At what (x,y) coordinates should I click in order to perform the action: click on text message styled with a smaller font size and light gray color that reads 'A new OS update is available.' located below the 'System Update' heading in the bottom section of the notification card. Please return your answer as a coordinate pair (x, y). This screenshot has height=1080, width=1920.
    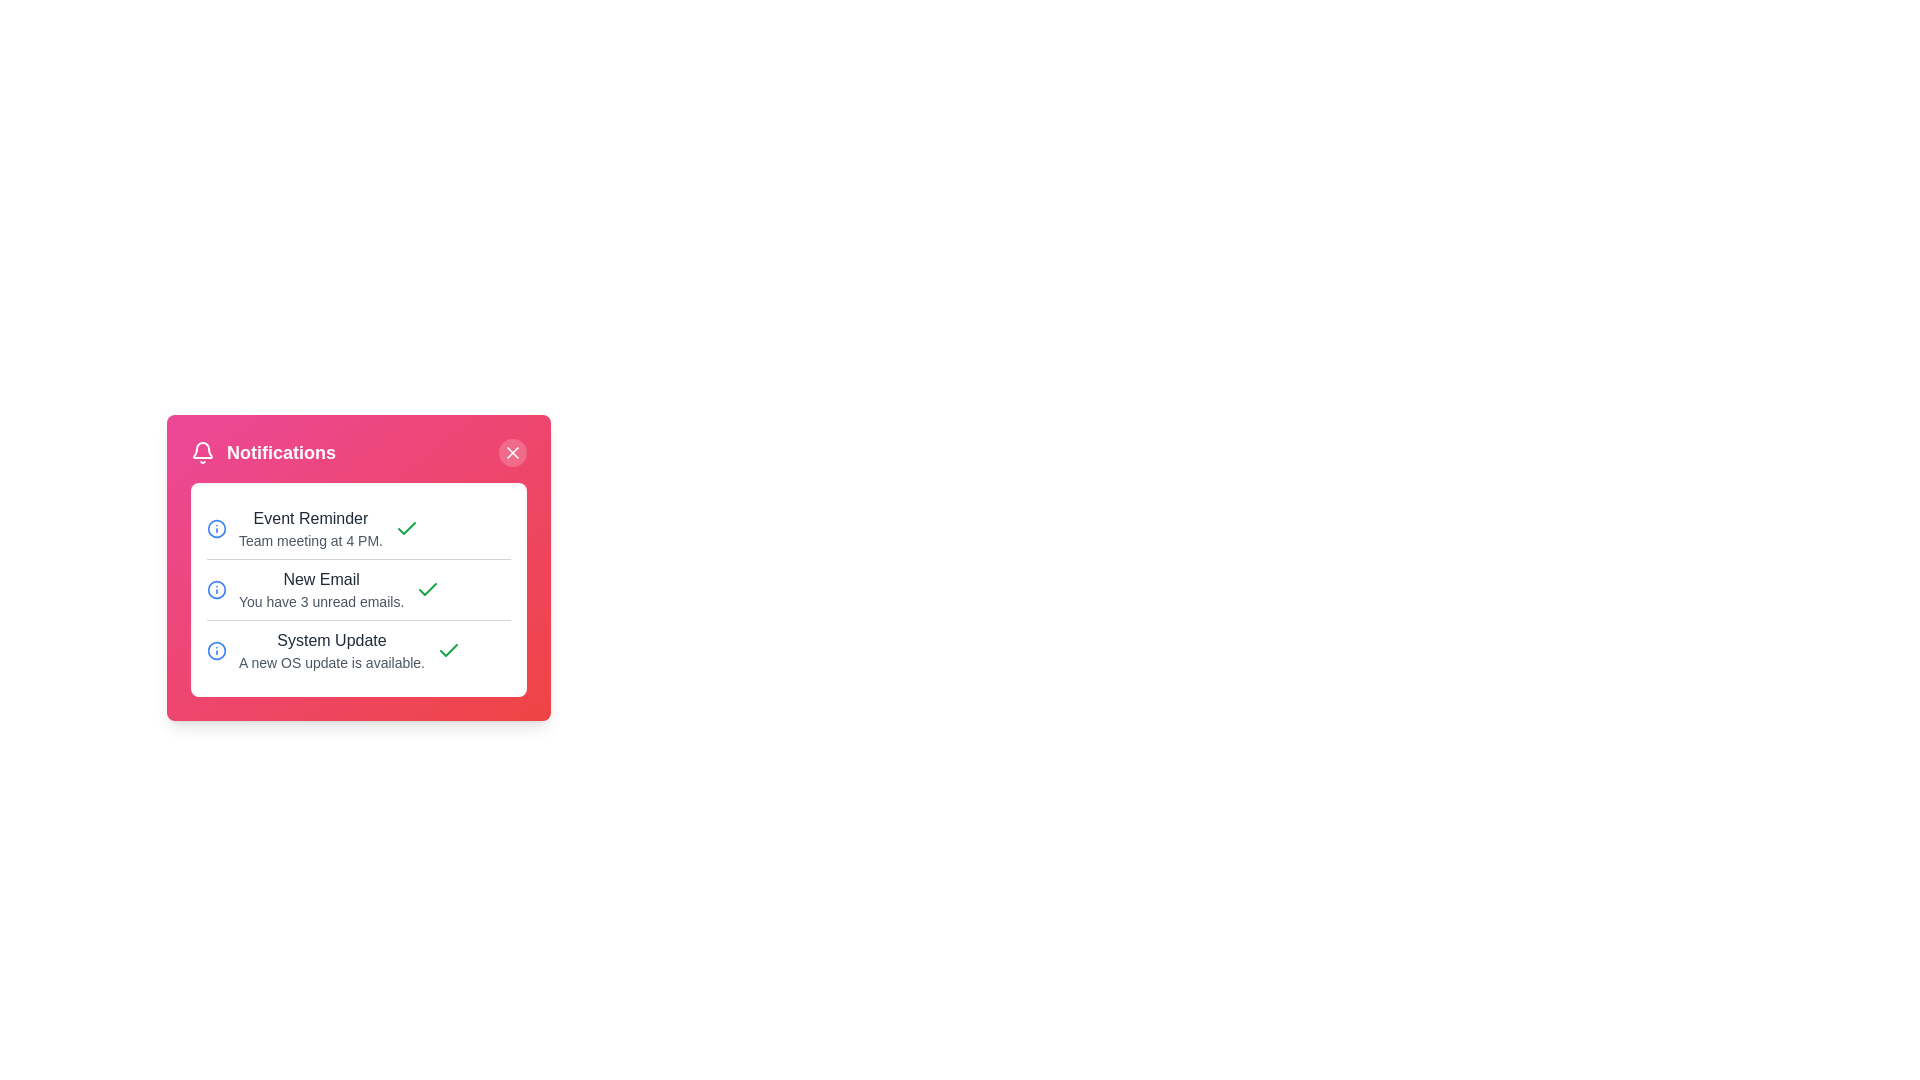
    Looking at the image, I should click on (331, 663).